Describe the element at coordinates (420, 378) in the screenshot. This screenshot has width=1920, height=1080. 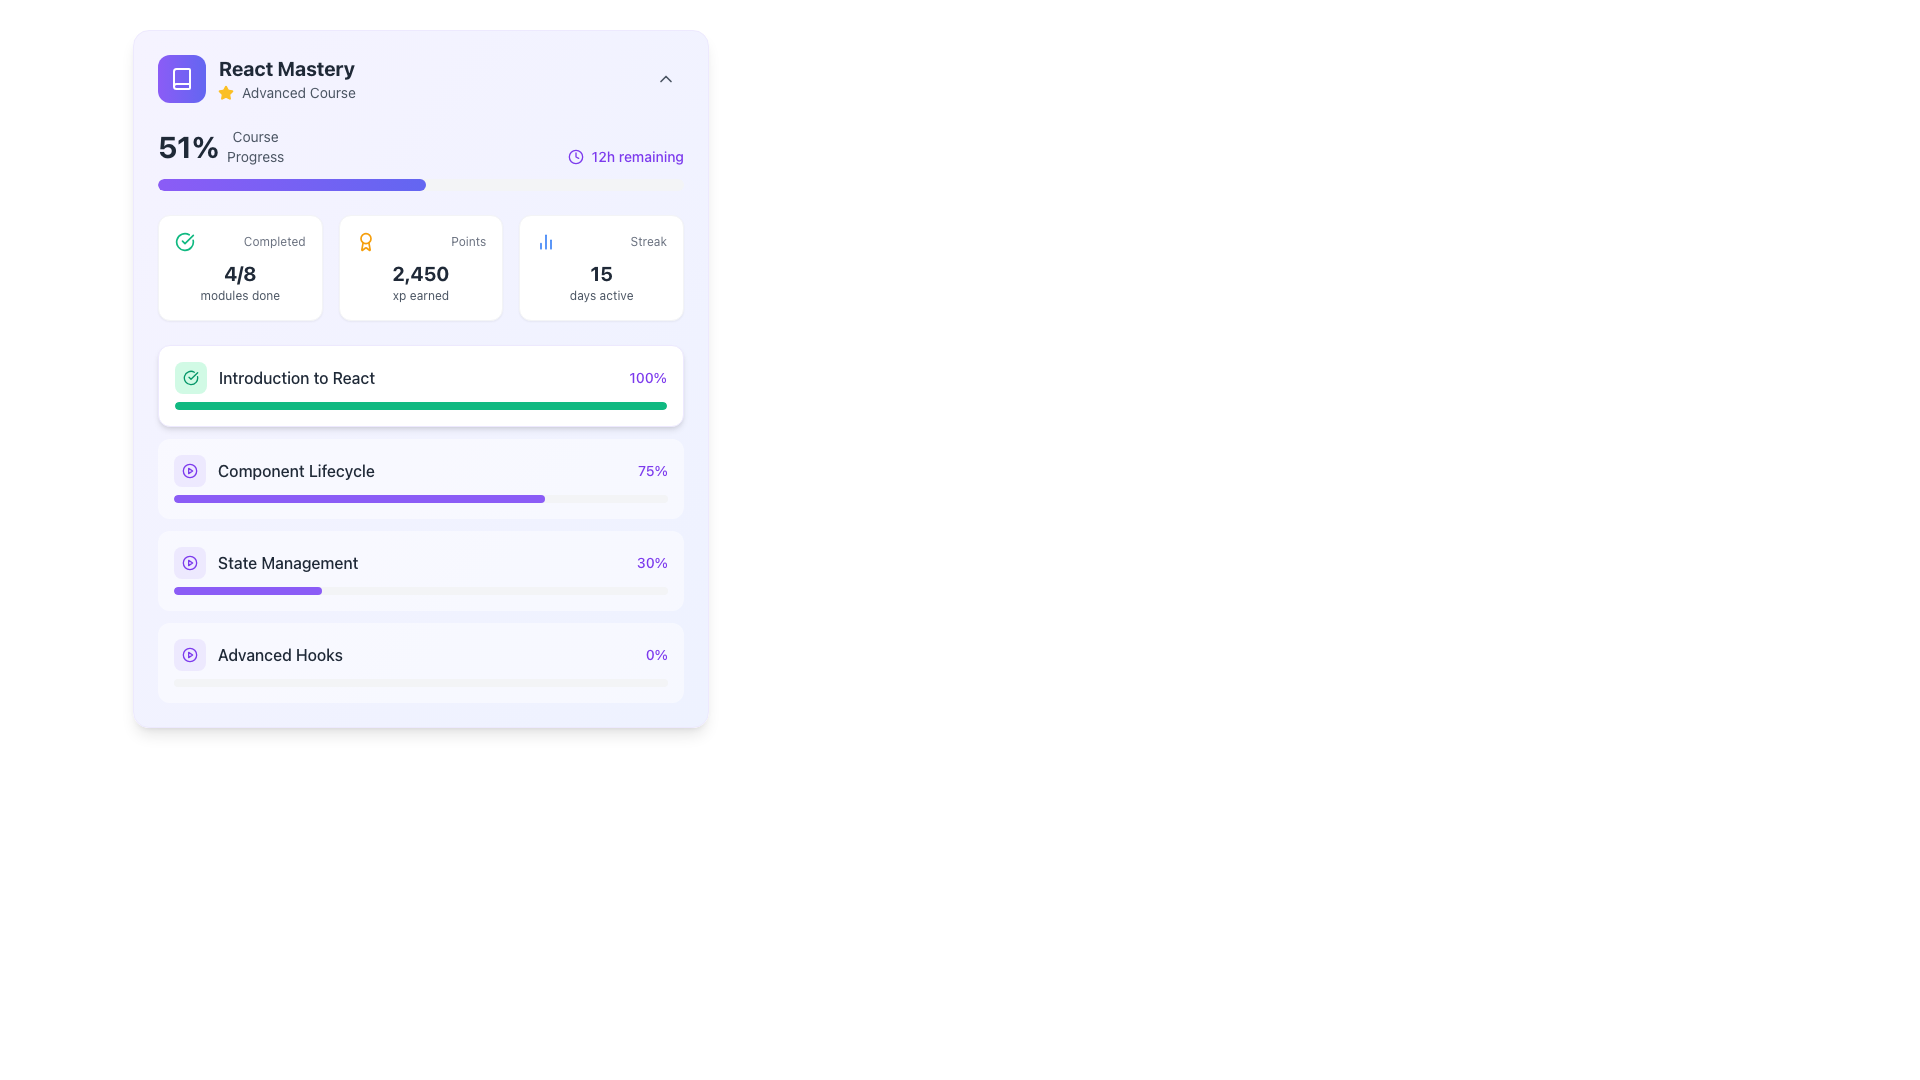
I see `the course module titled 'Introduction to React' with a completion indicator '100%' to interact with it` at that location.